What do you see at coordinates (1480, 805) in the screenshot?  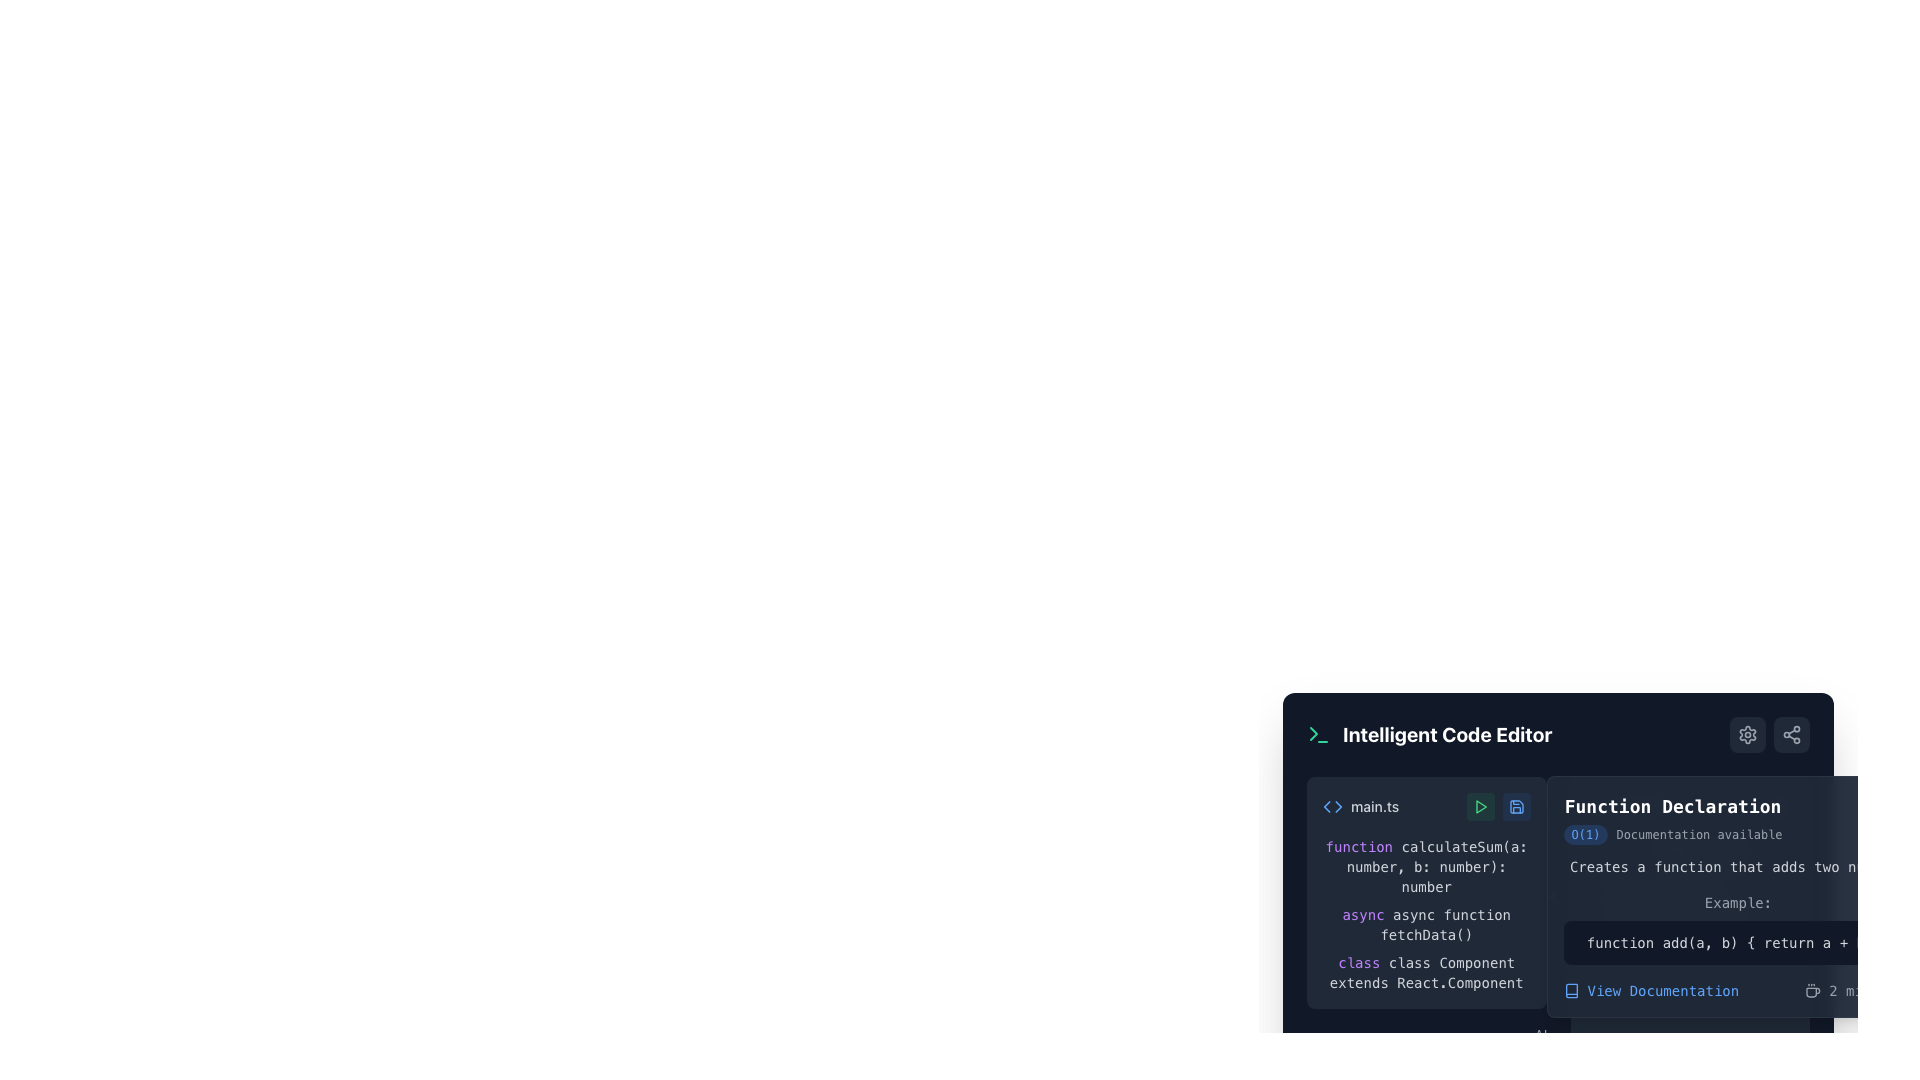 I see `the triangular play icon button located in the bottom-right corner of the interface to initiate an action` at bounding box center [1480, 805].